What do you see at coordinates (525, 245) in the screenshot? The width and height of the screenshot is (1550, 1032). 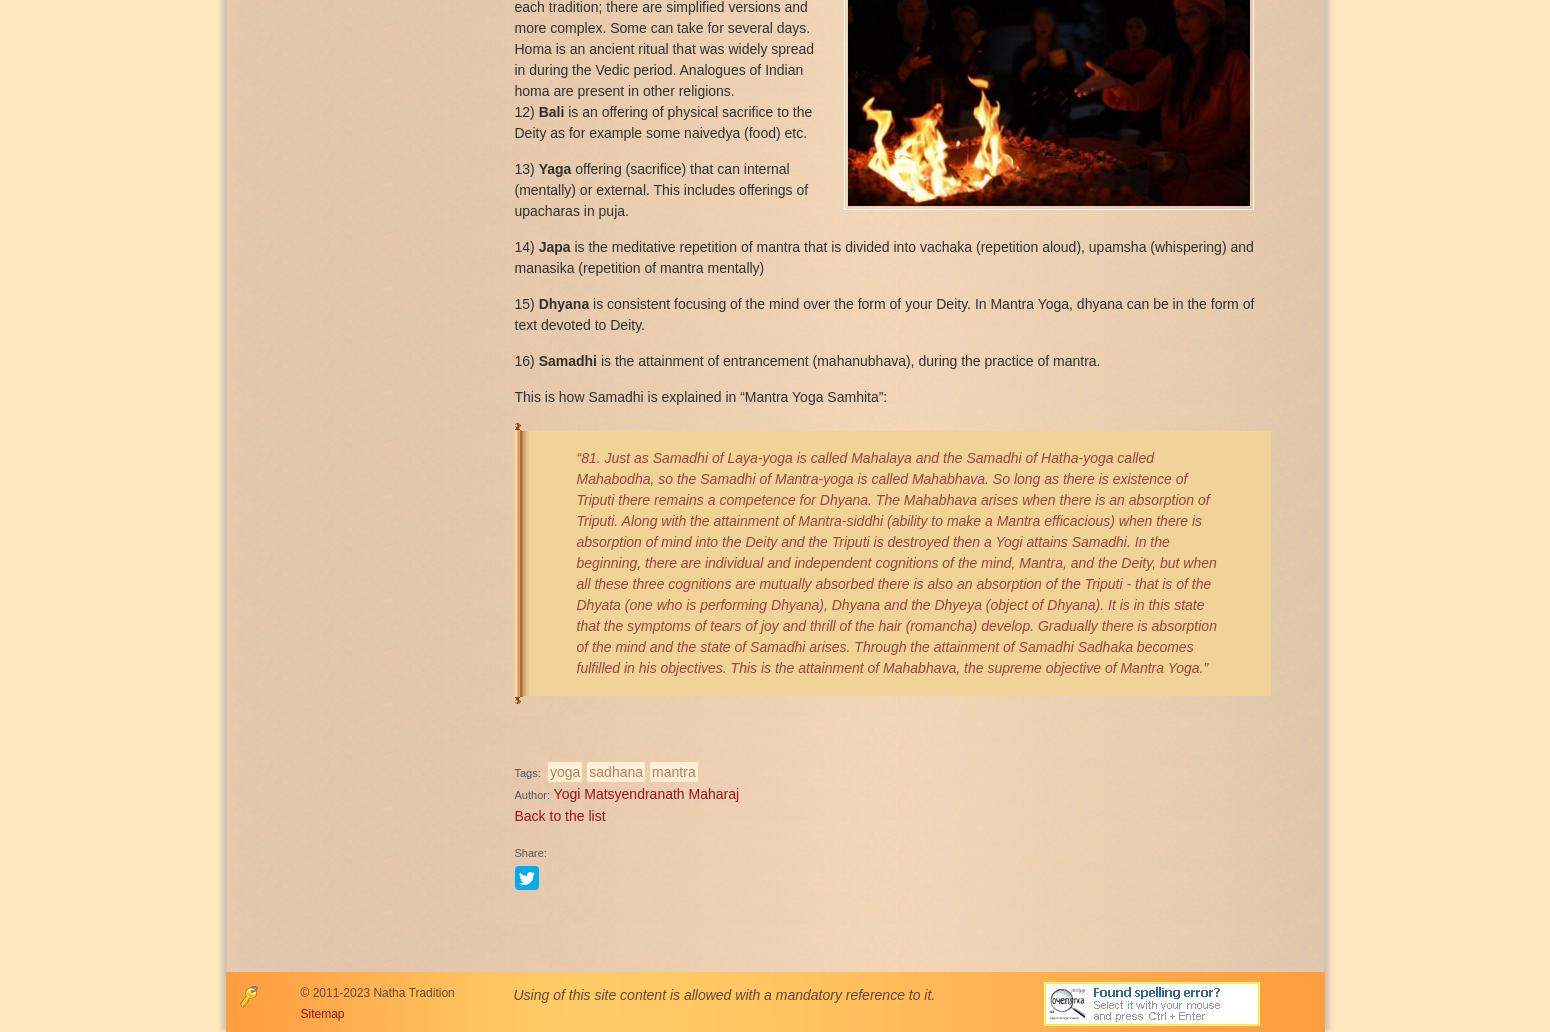 I see `'14)'` at bounding box center [525, 245].